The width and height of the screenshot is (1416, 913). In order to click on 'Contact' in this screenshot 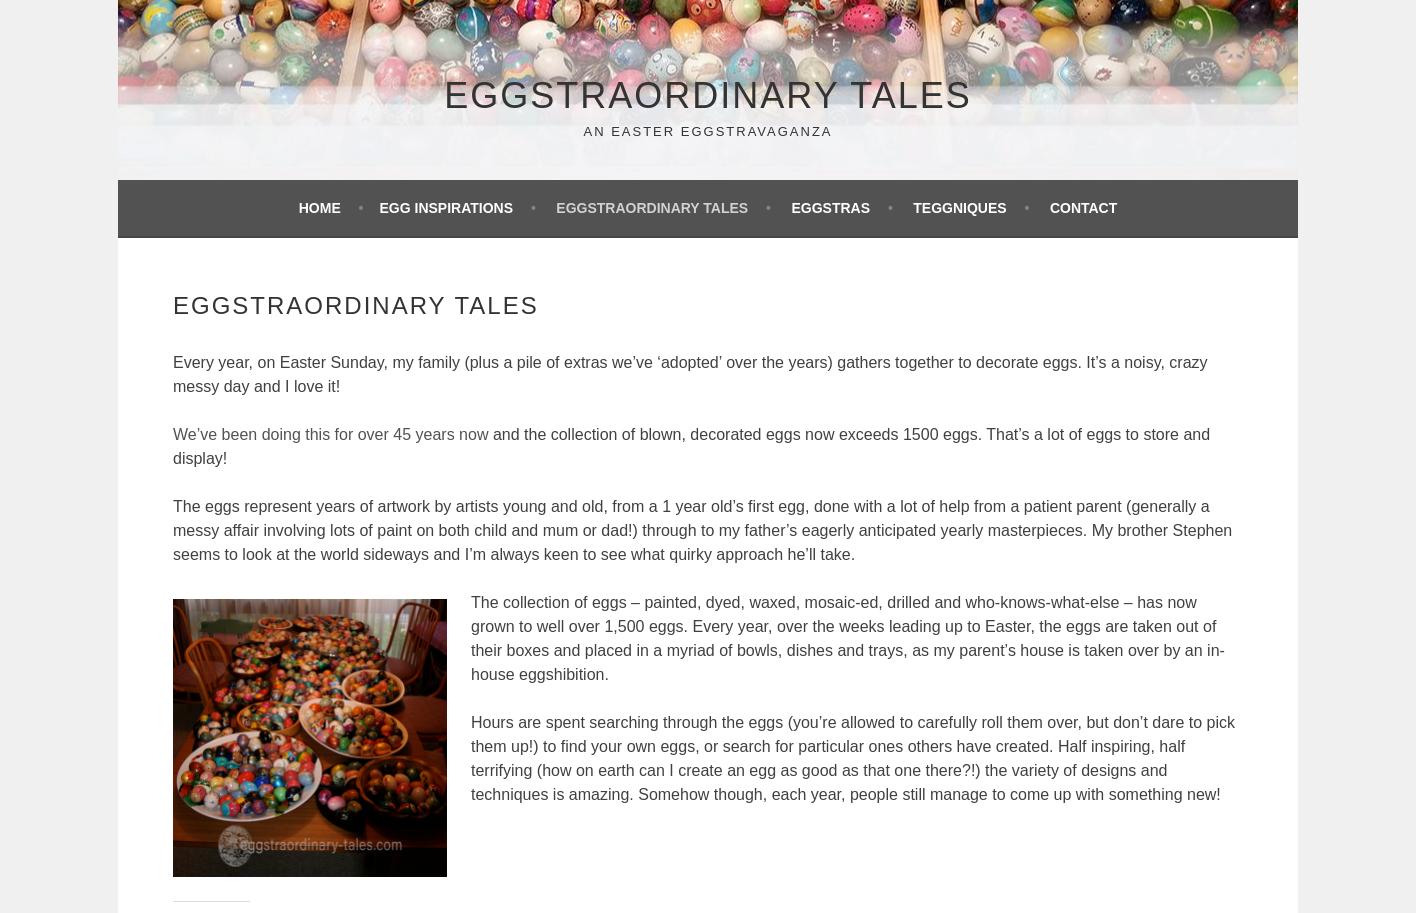, I will do `click(1082, 206)`.